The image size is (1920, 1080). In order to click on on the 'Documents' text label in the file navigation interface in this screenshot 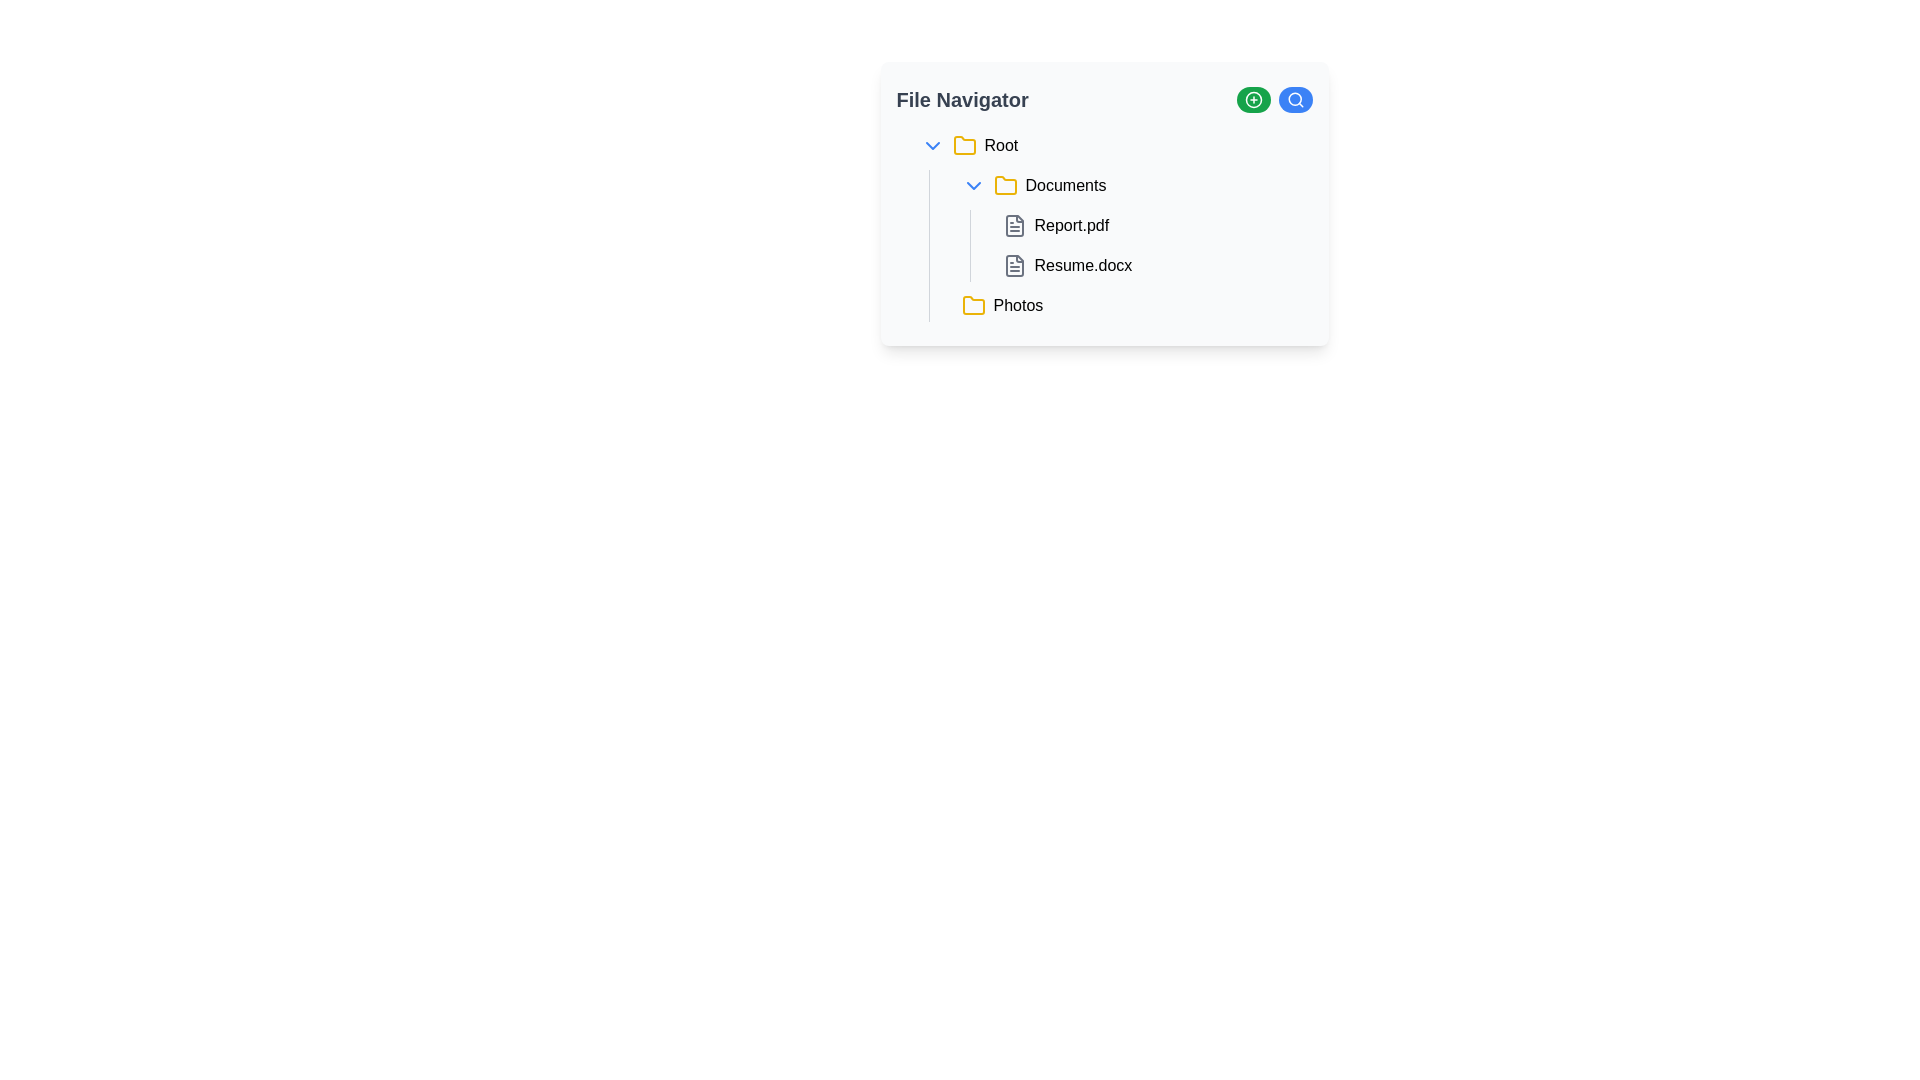, I will do `click(1064, 185)`.